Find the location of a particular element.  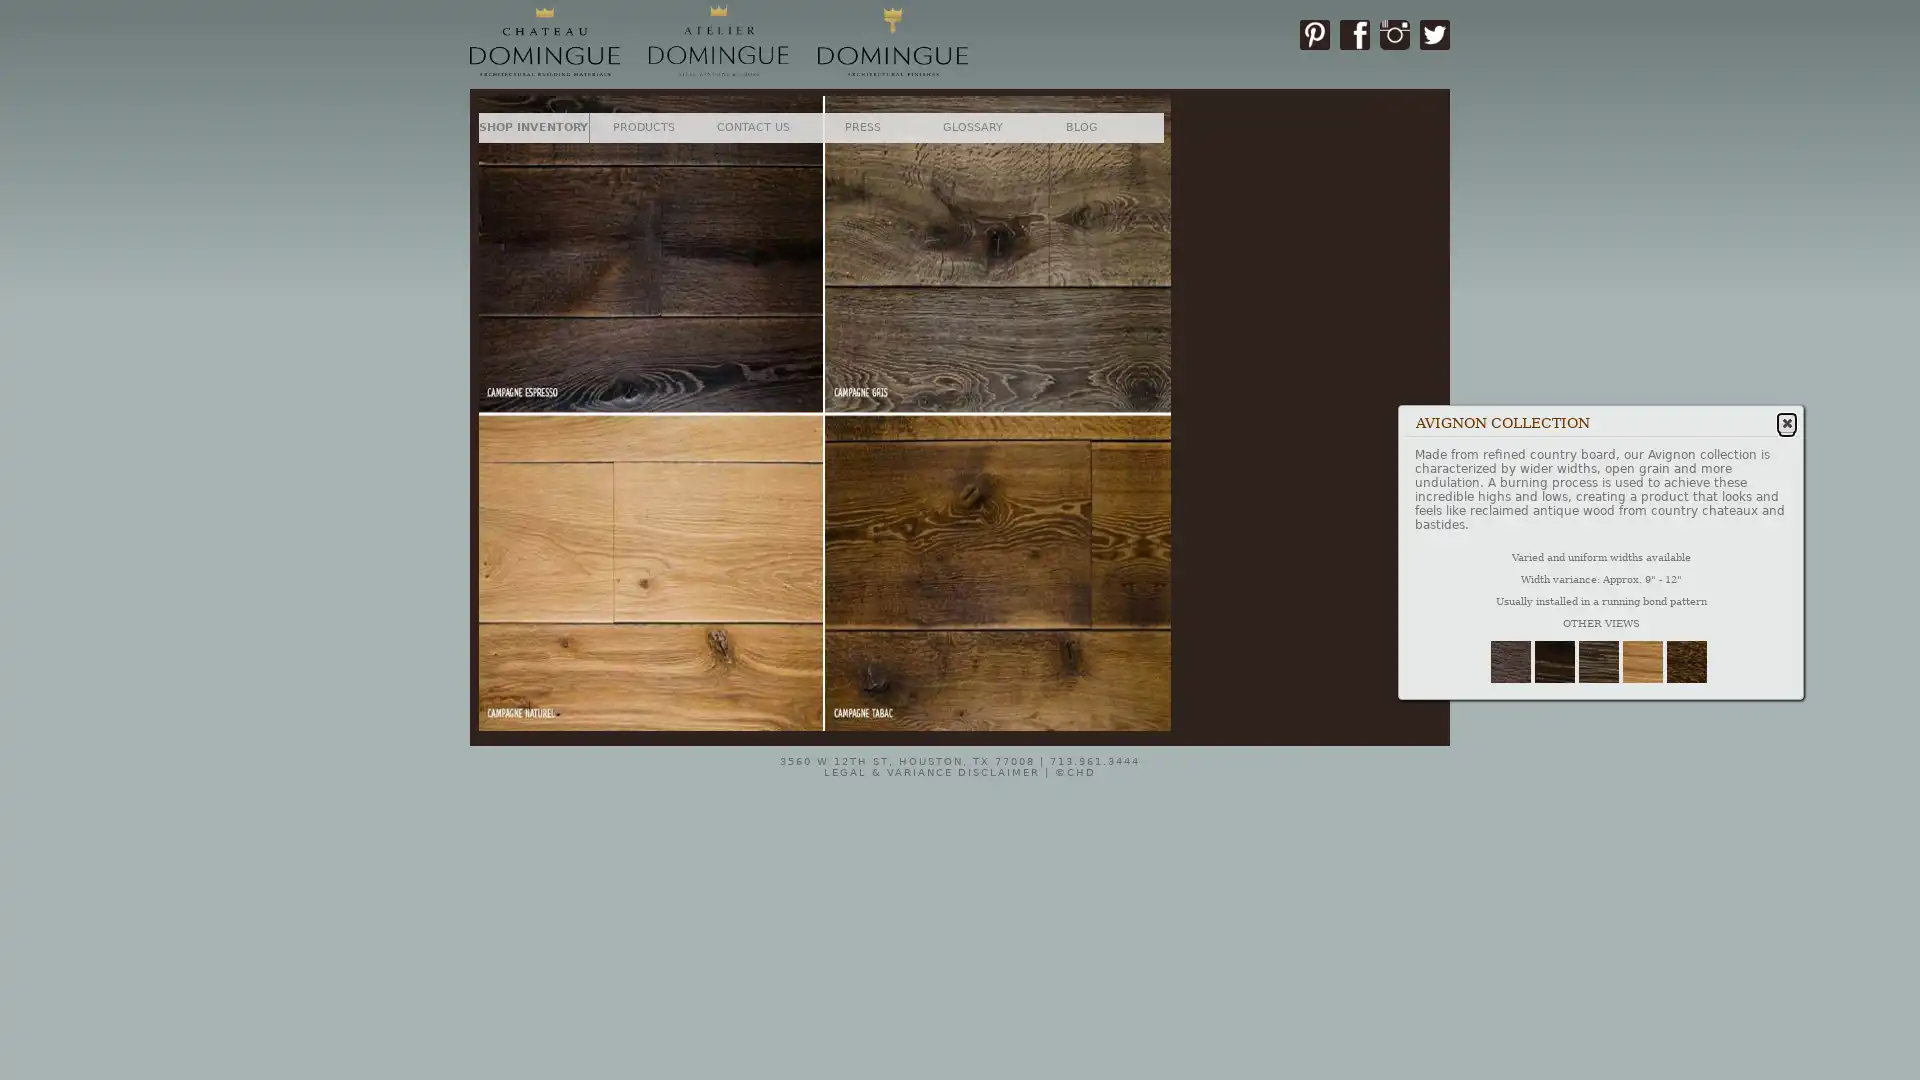

SUBSCRIBE is located at coordinates (583, 389).